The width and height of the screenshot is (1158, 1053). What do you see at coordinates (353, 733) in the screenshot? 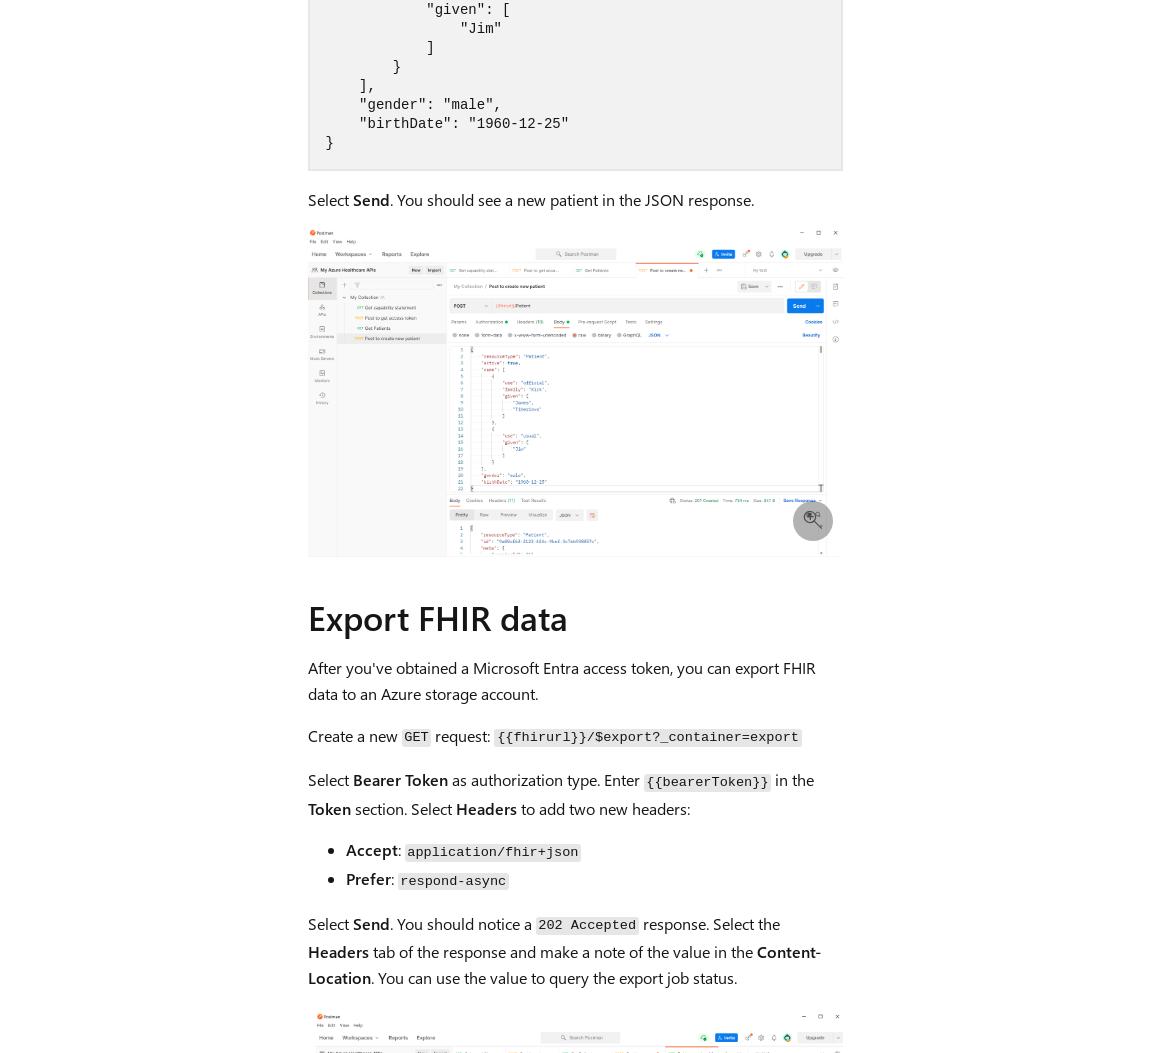
I see `'Create a new'` at bounding box center [353, 733].